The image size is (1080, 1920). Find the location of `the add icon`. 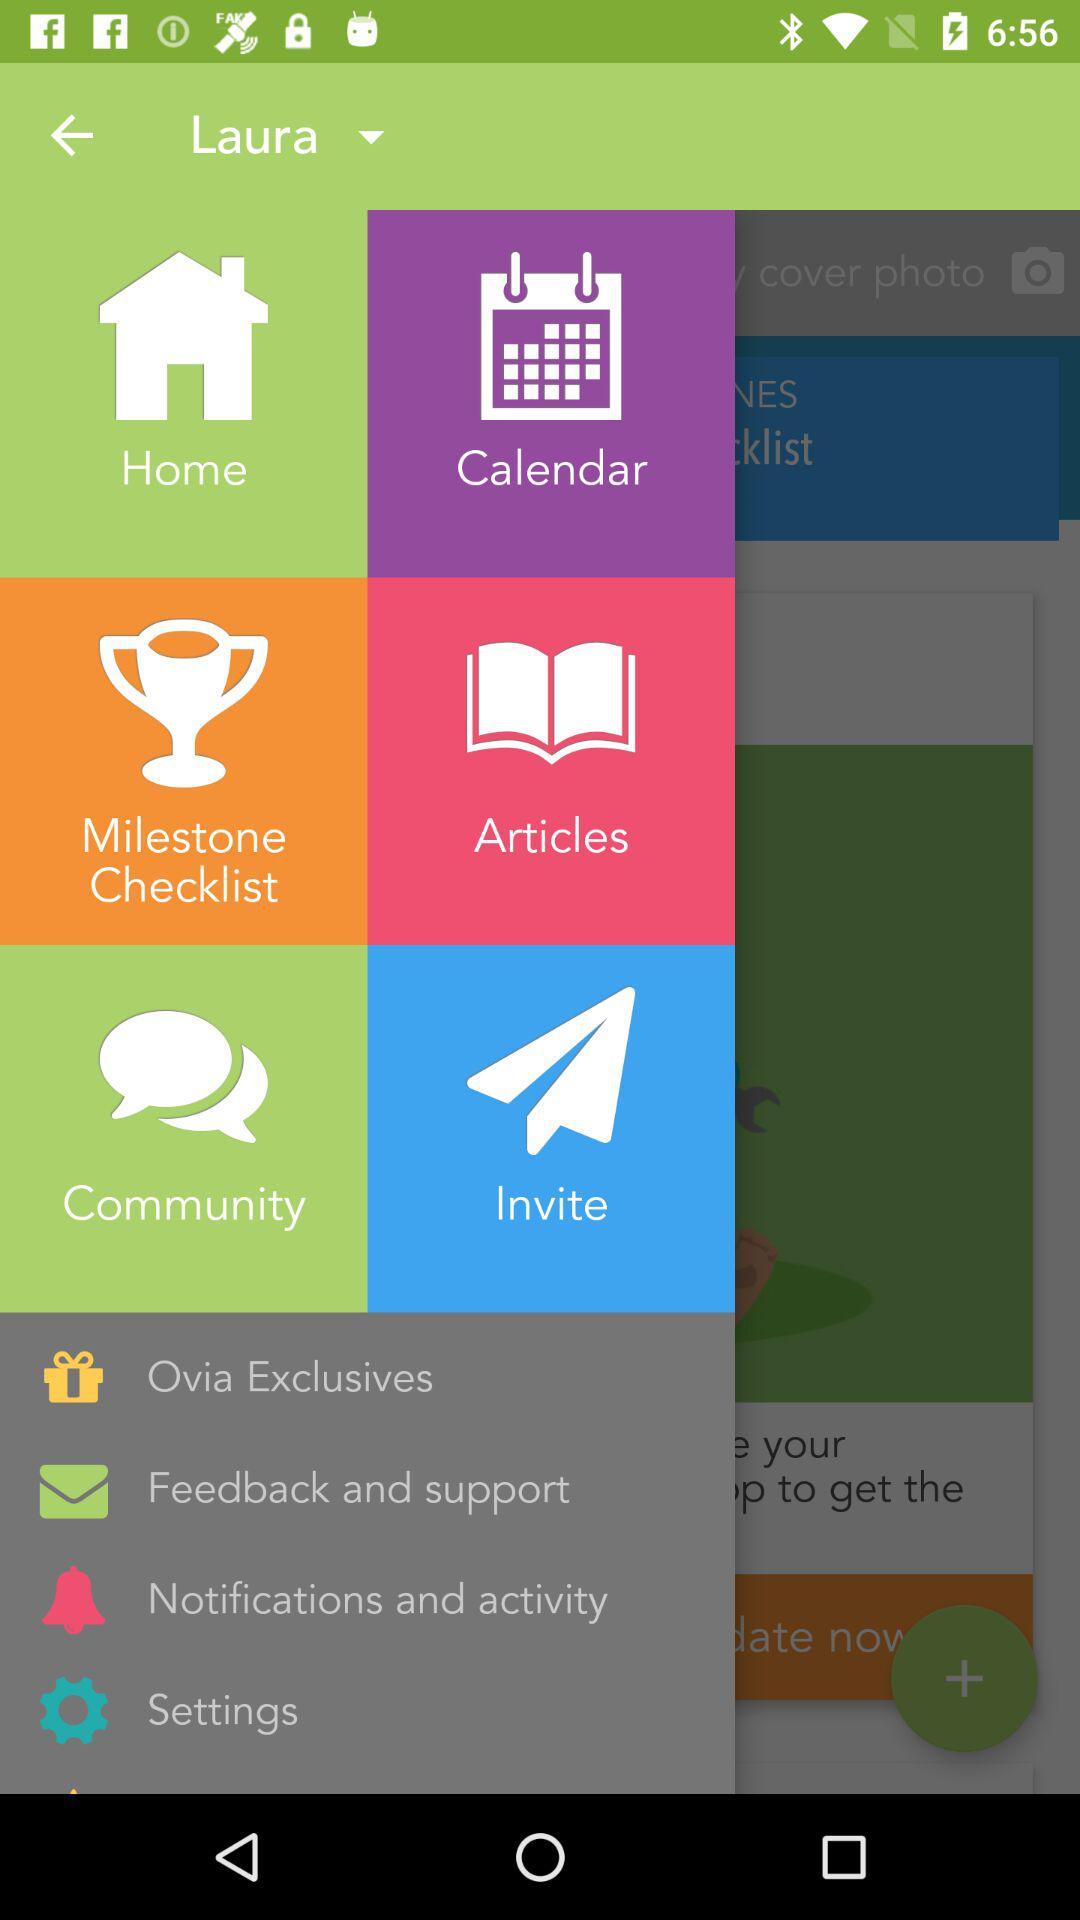

the add icon is located at coordinates (963, 1678).